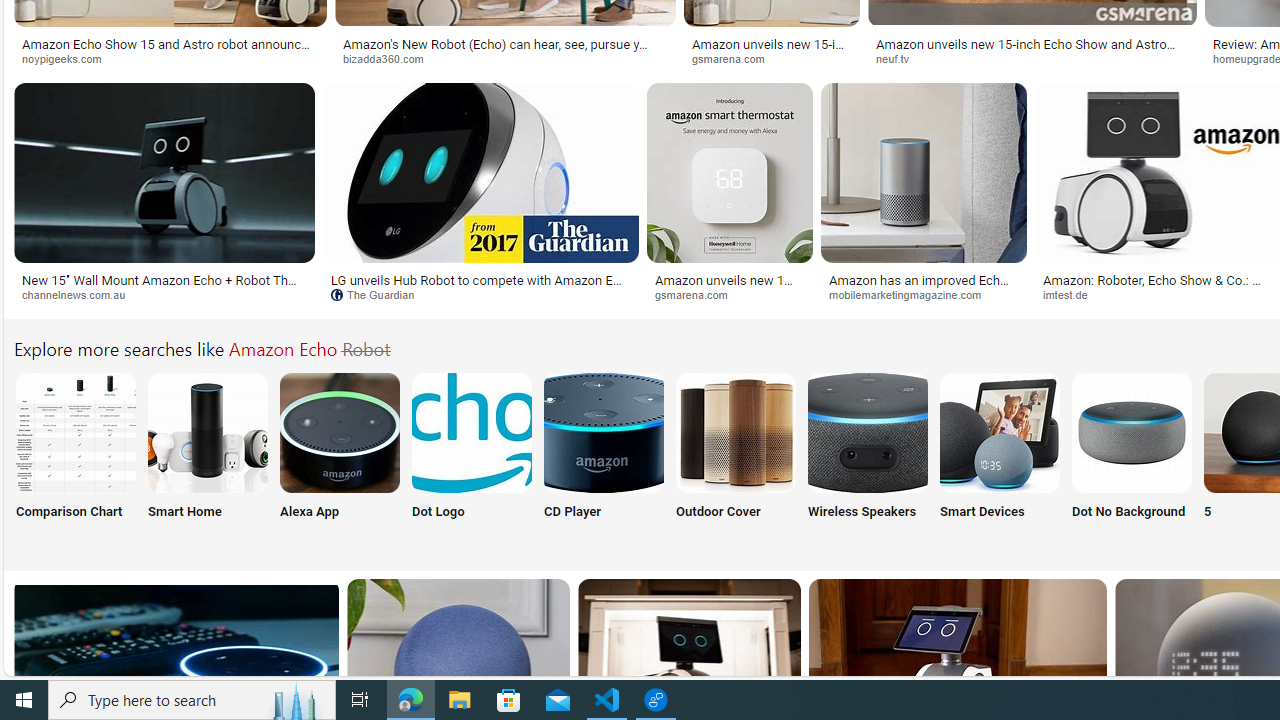  What do you see at coordinates (1132, 458) in the screenshot?
I see `'Amazon Echo Dot Photo No Background Dot No Background'` at bounding box center [1132, 458].